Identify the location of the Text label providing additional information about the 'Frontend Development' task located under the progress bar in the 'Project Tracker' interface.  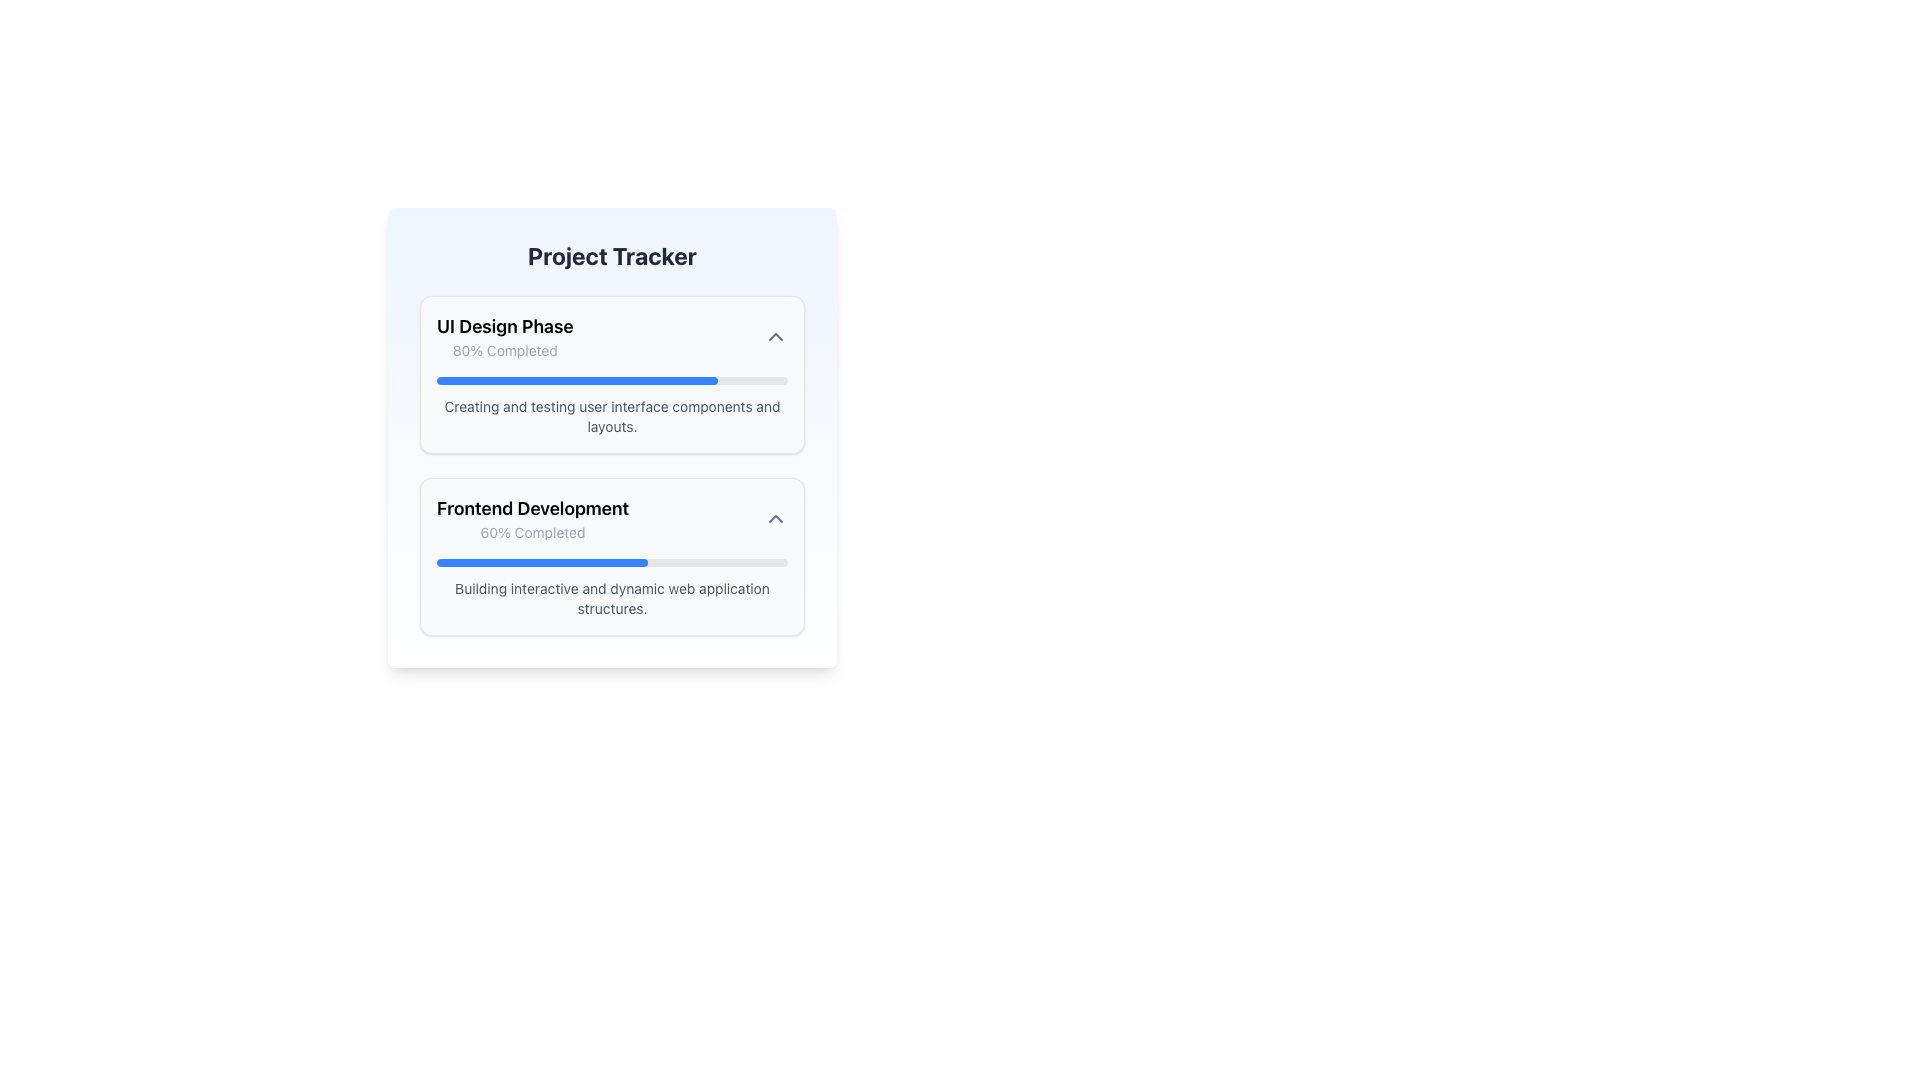
(611, 588).